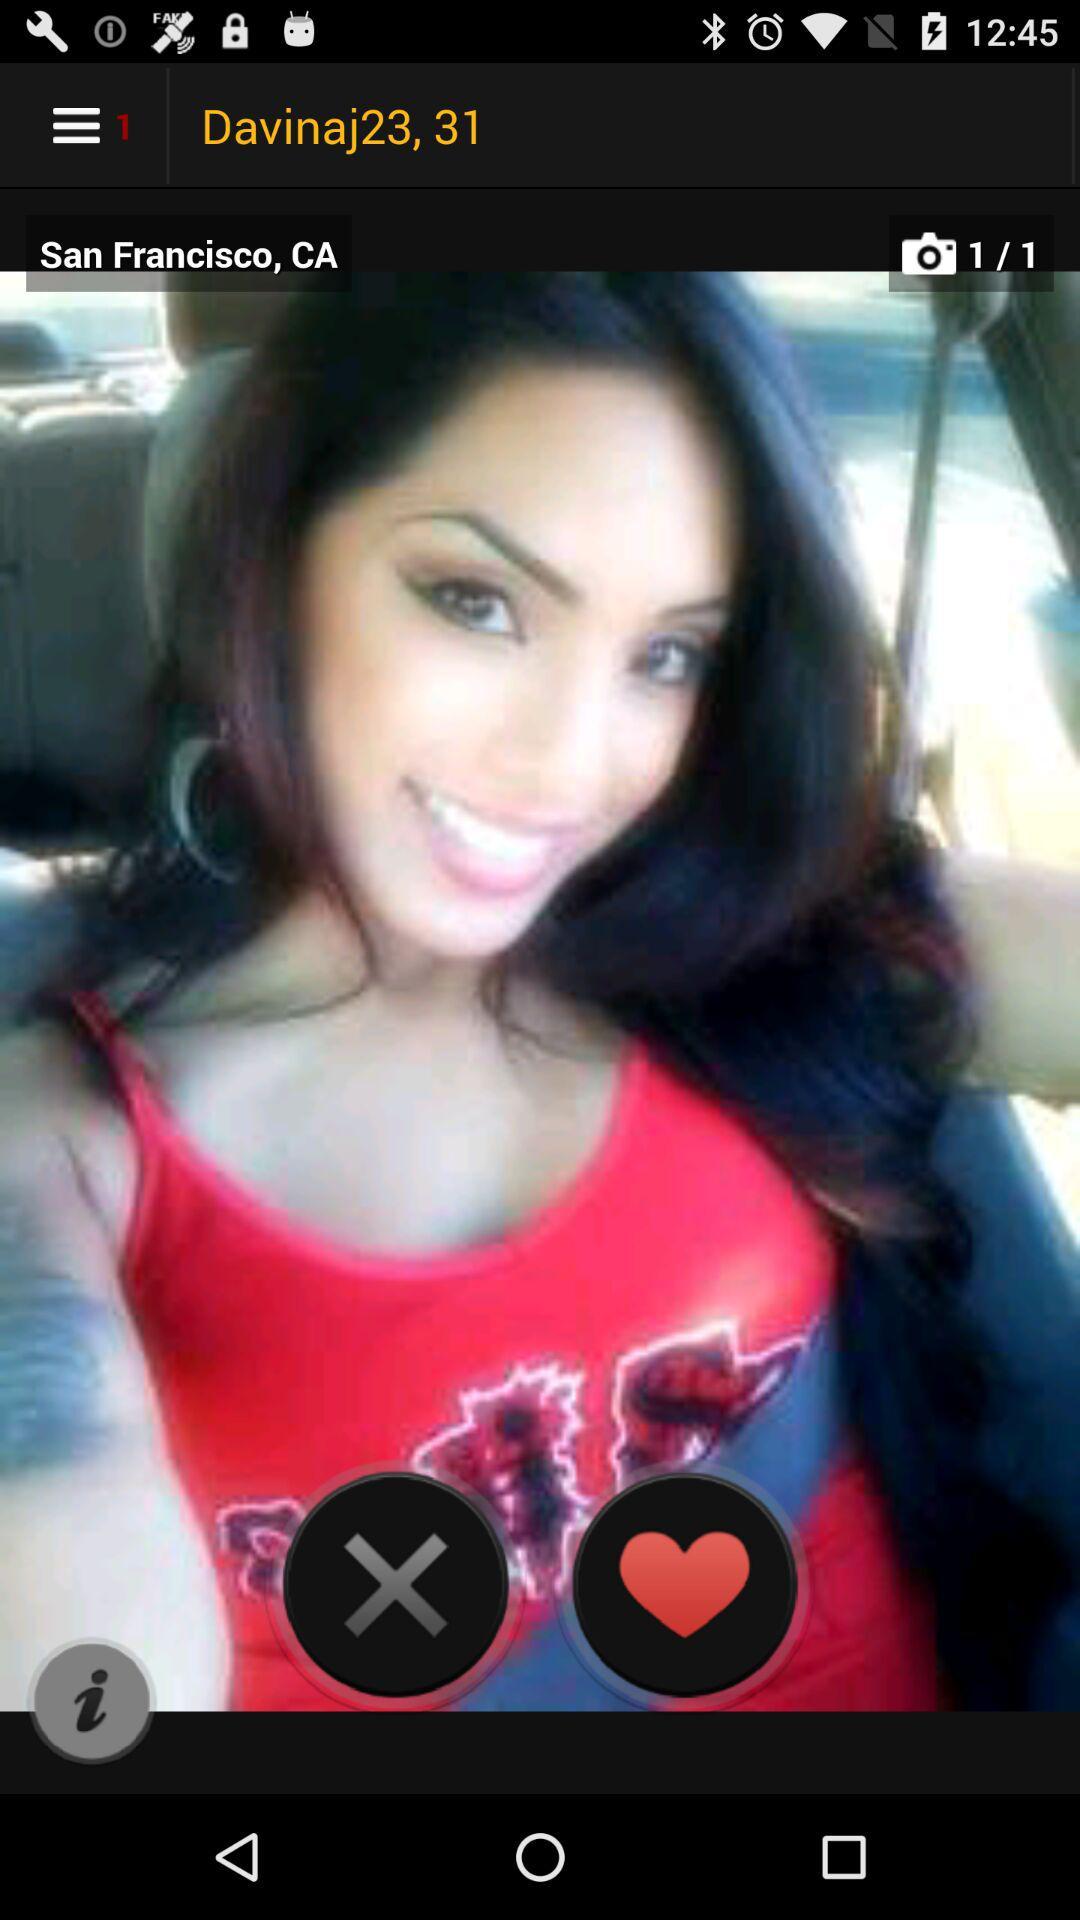 The image size is (1080, 1920). I want to click on dislike picture, so click(395, 1583).